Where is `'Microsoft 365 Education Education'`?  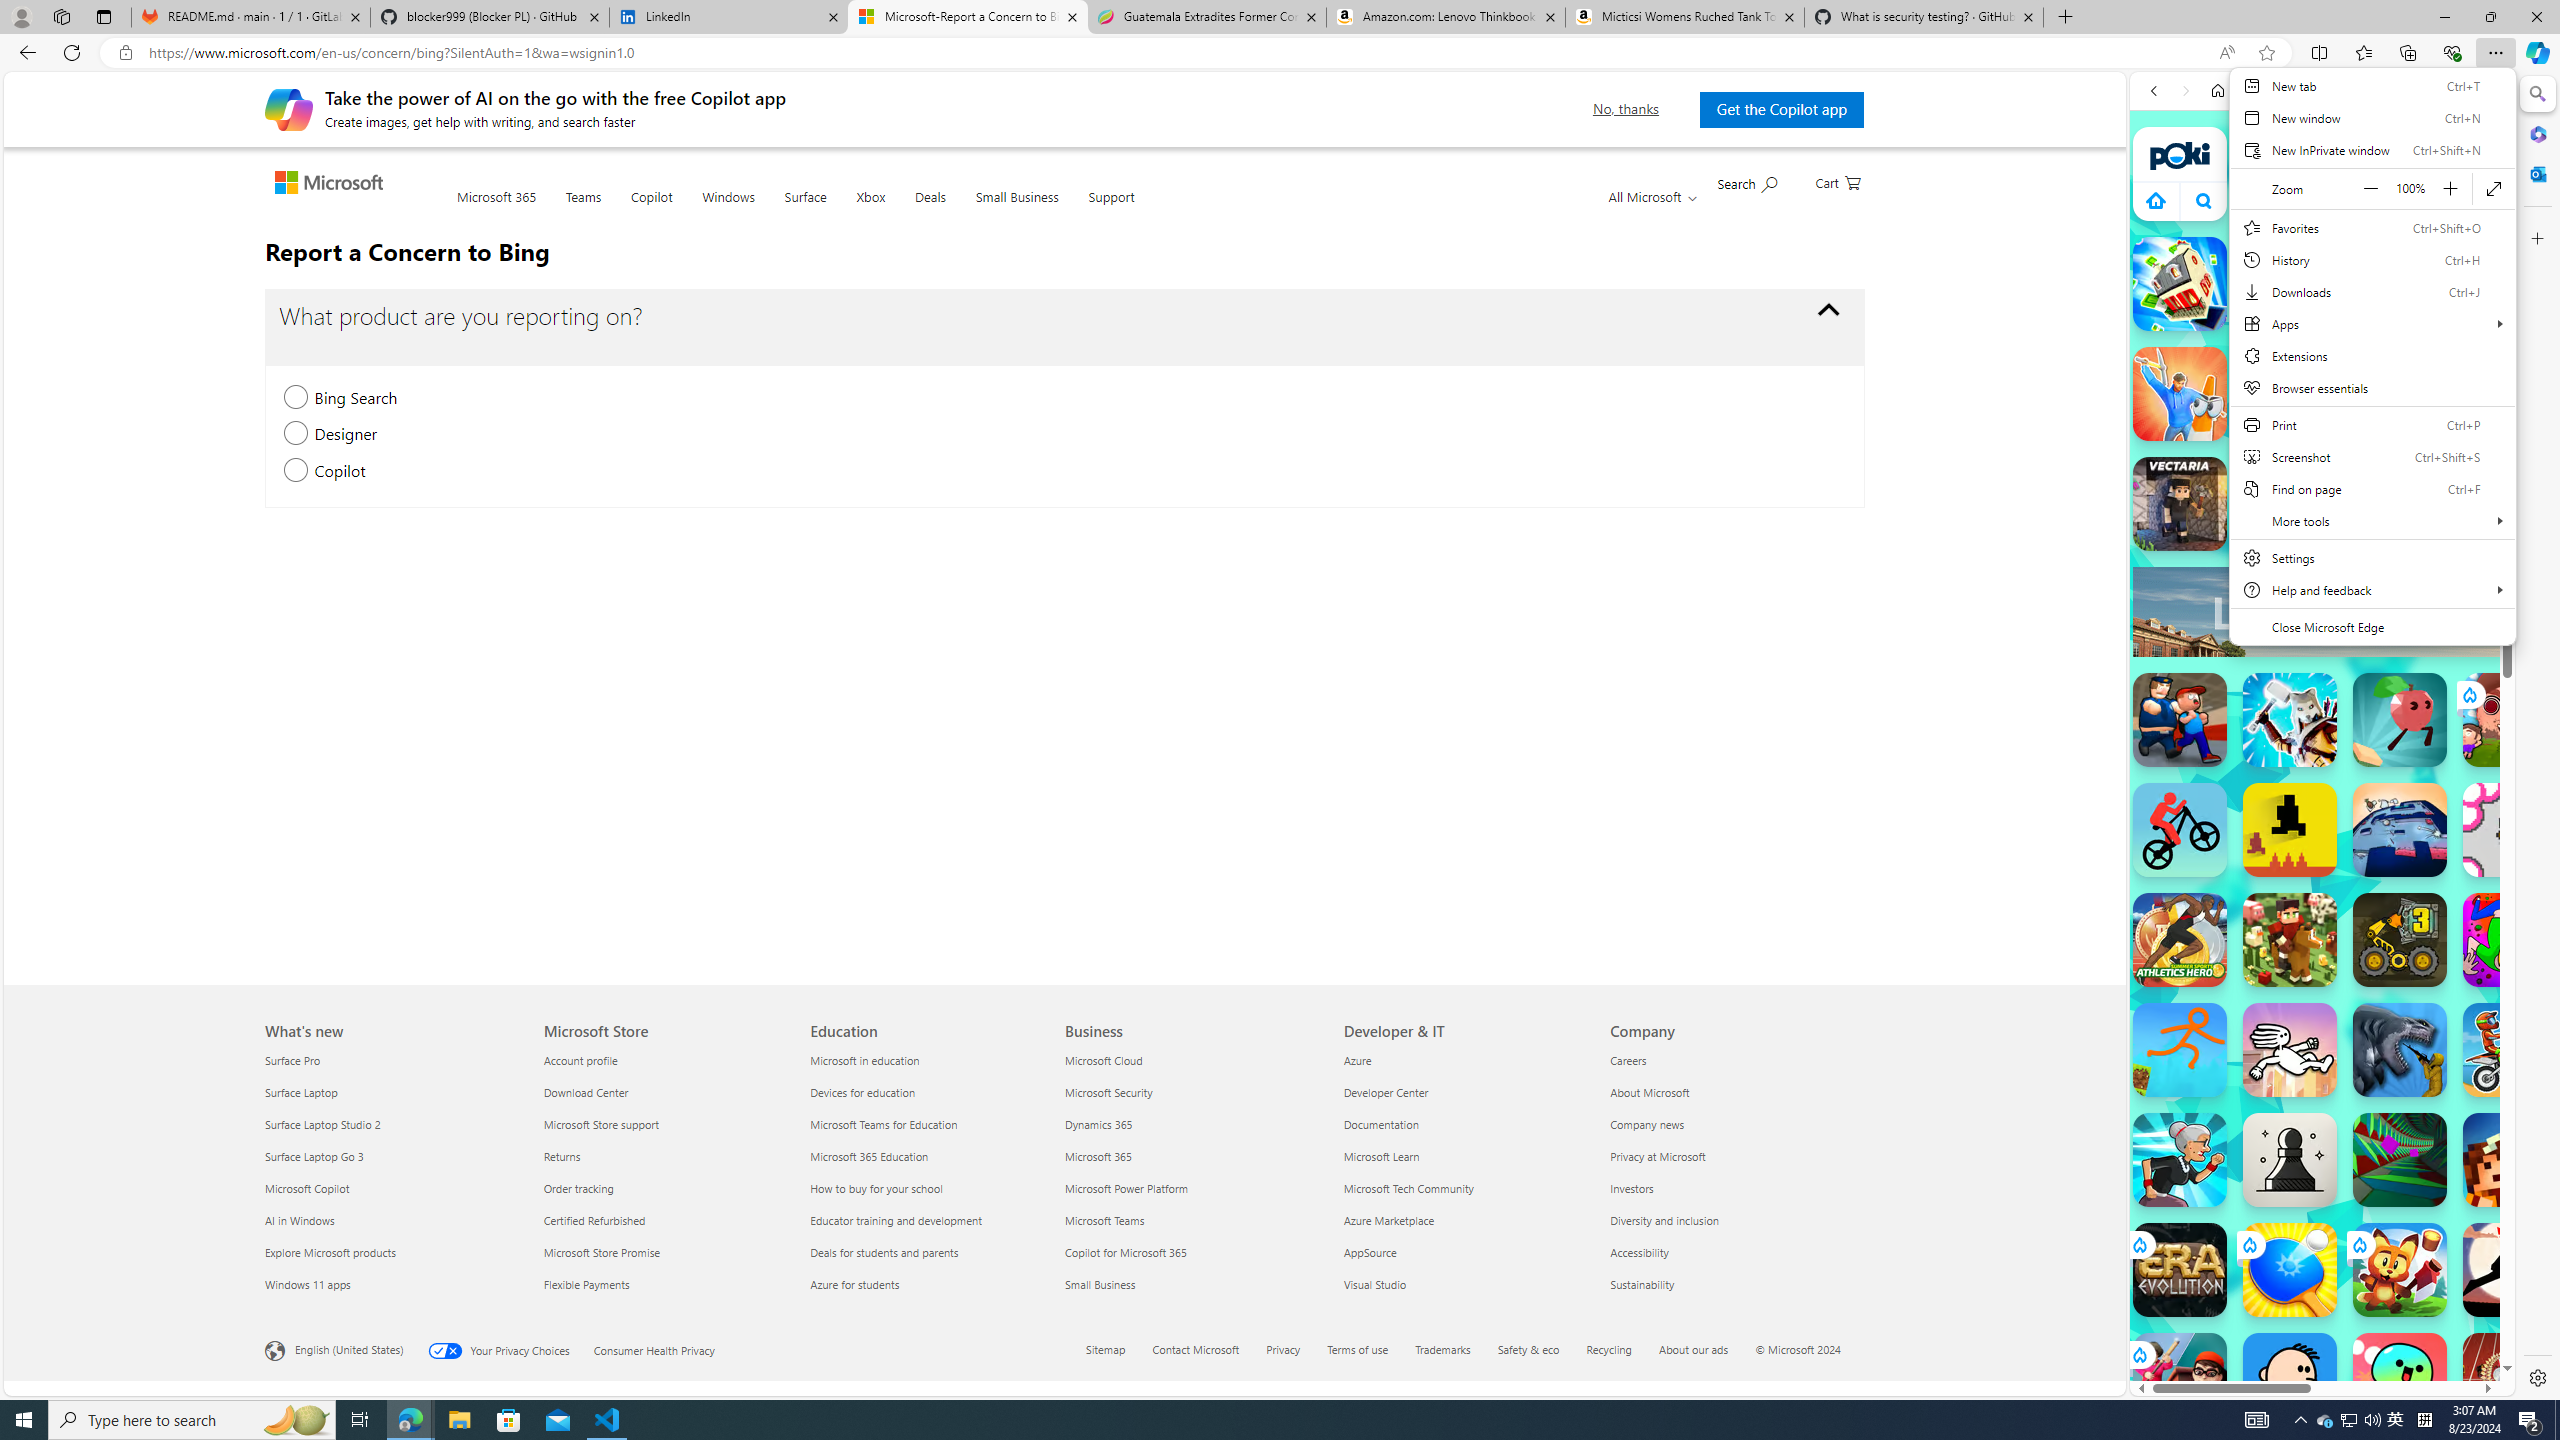
'Microsoft 365 Education Education' is located at coordinates (868, 1154).